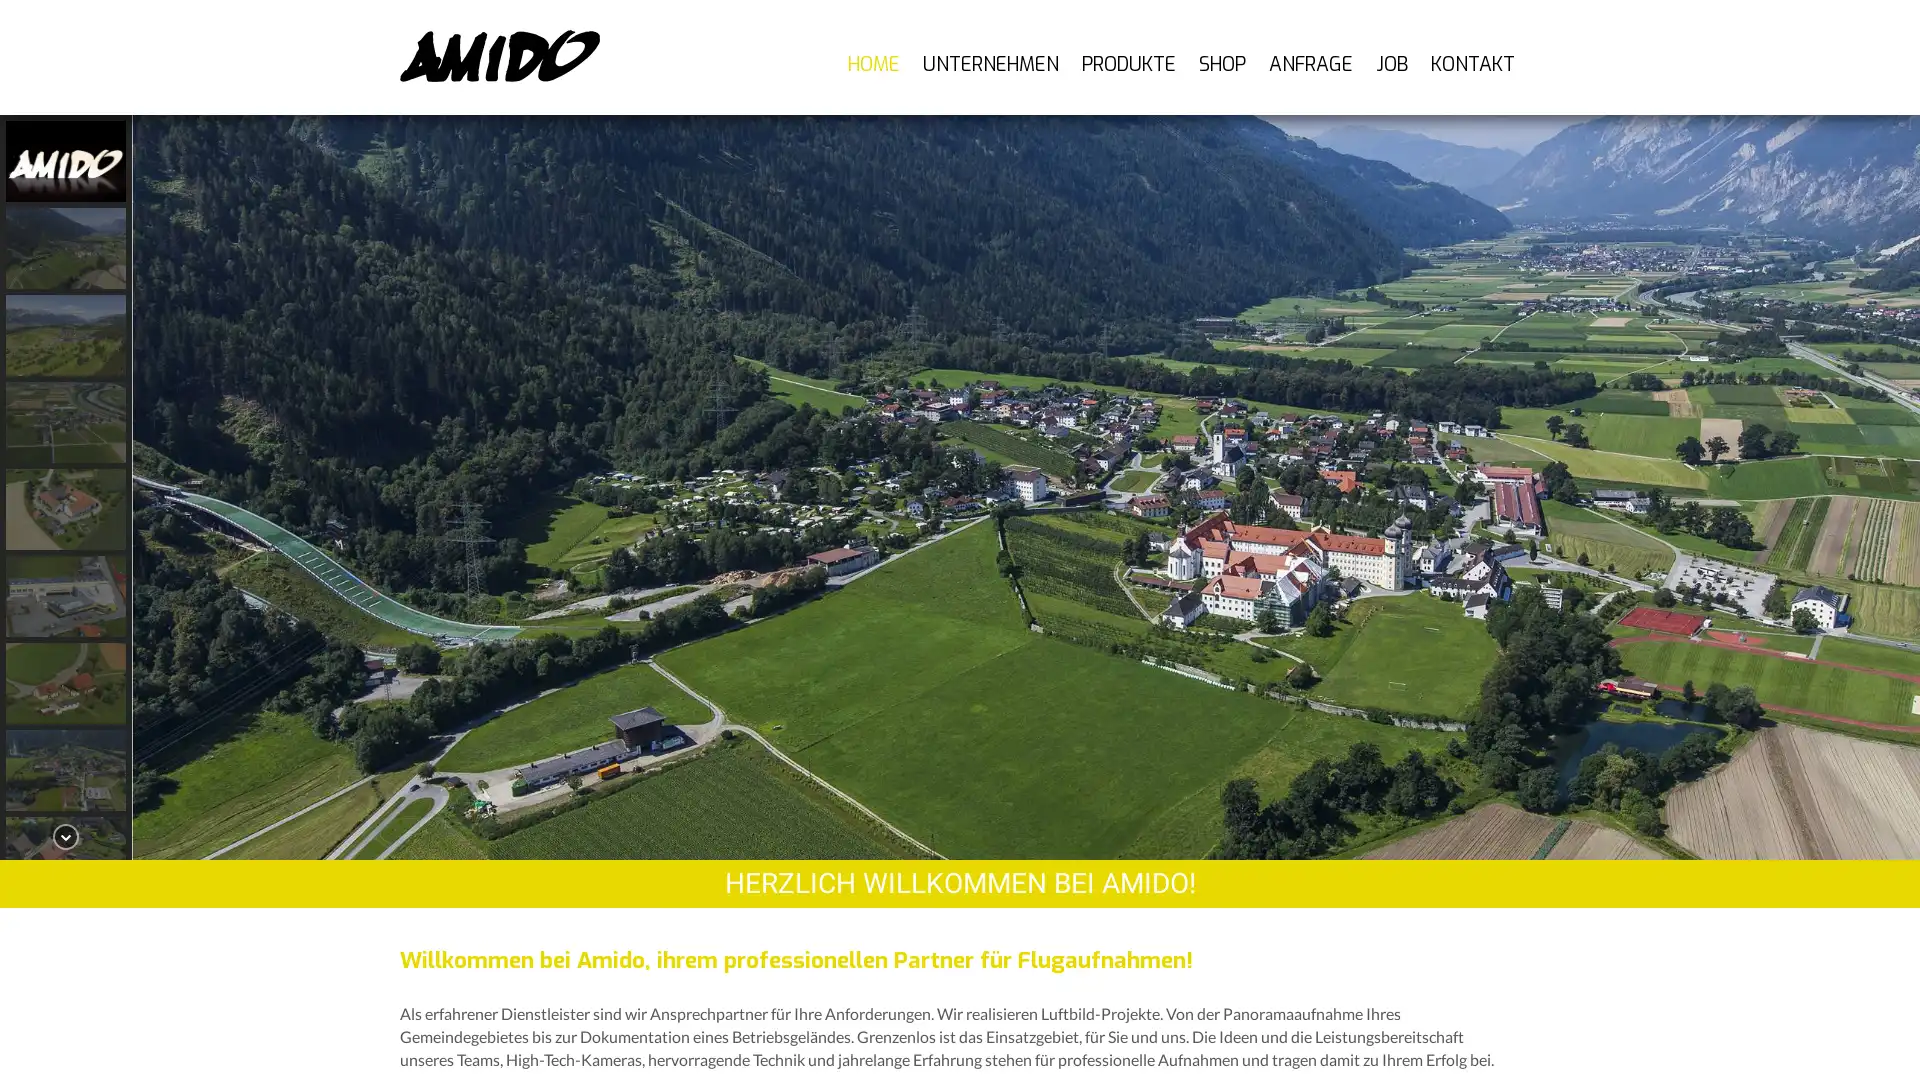  What do you see at coordinates (66, 421) in the screenshot?
I see `Thumbnail 3` at bounding box center [66, 421].